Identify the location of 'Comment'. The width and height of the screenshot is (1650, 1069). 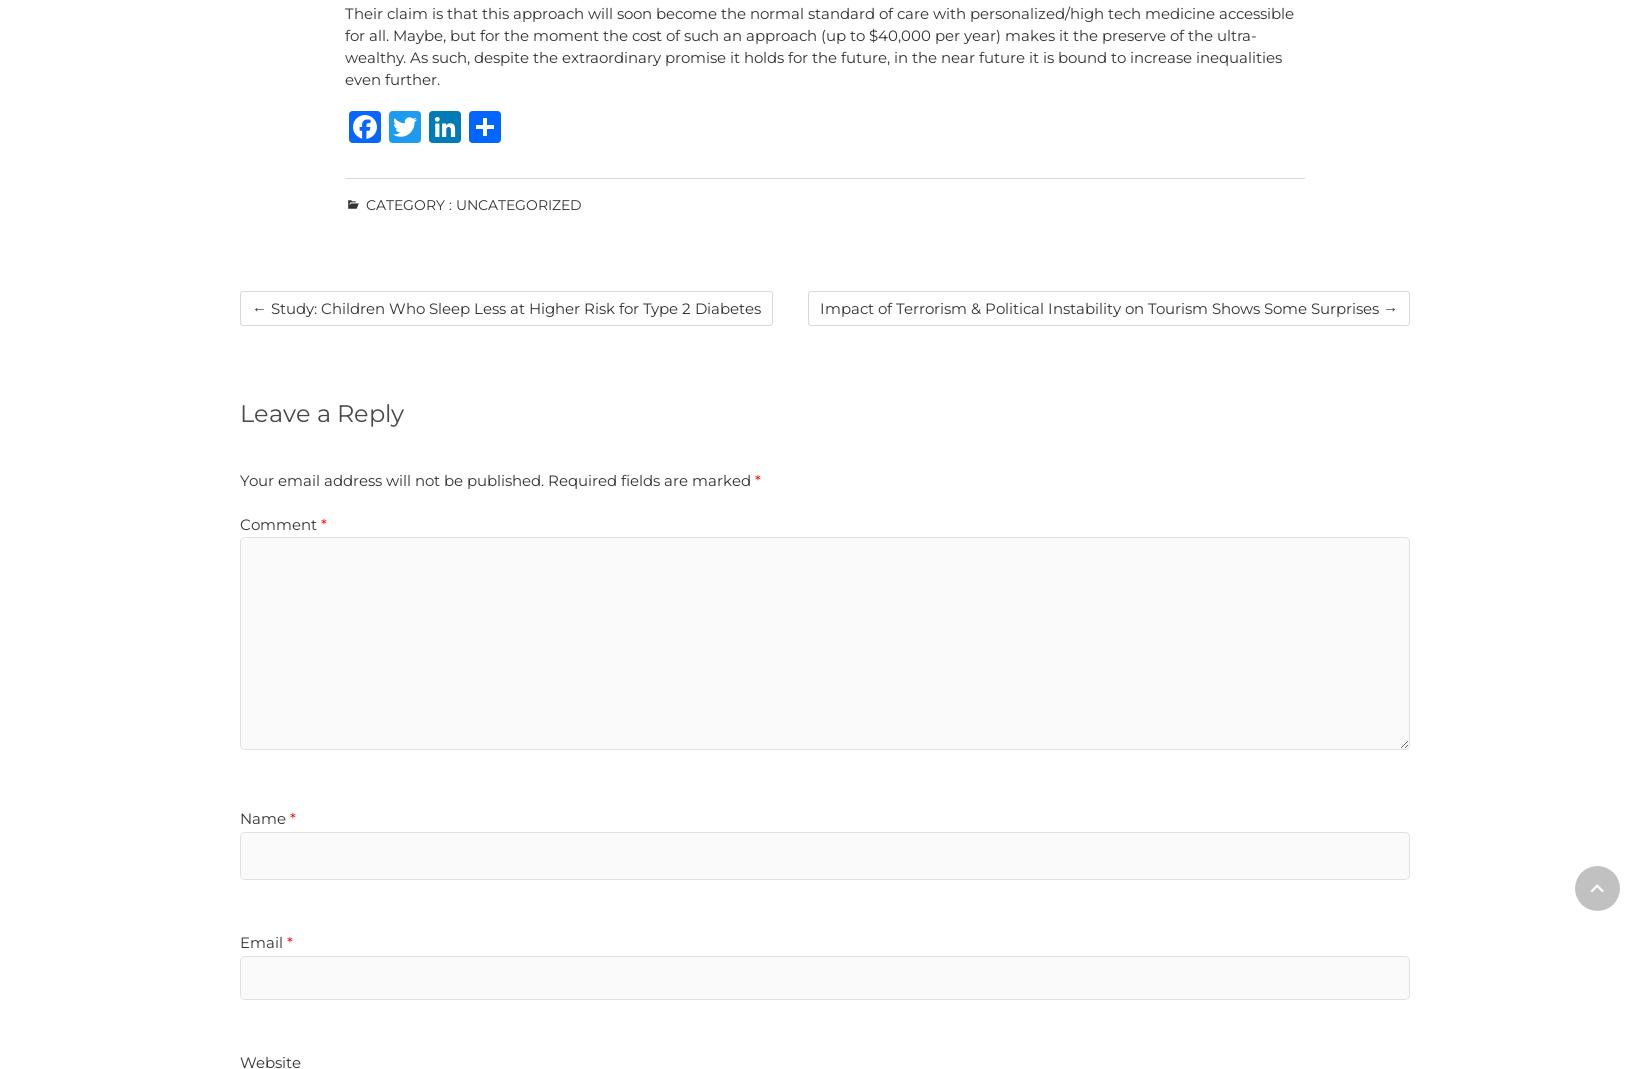
(240, 522).